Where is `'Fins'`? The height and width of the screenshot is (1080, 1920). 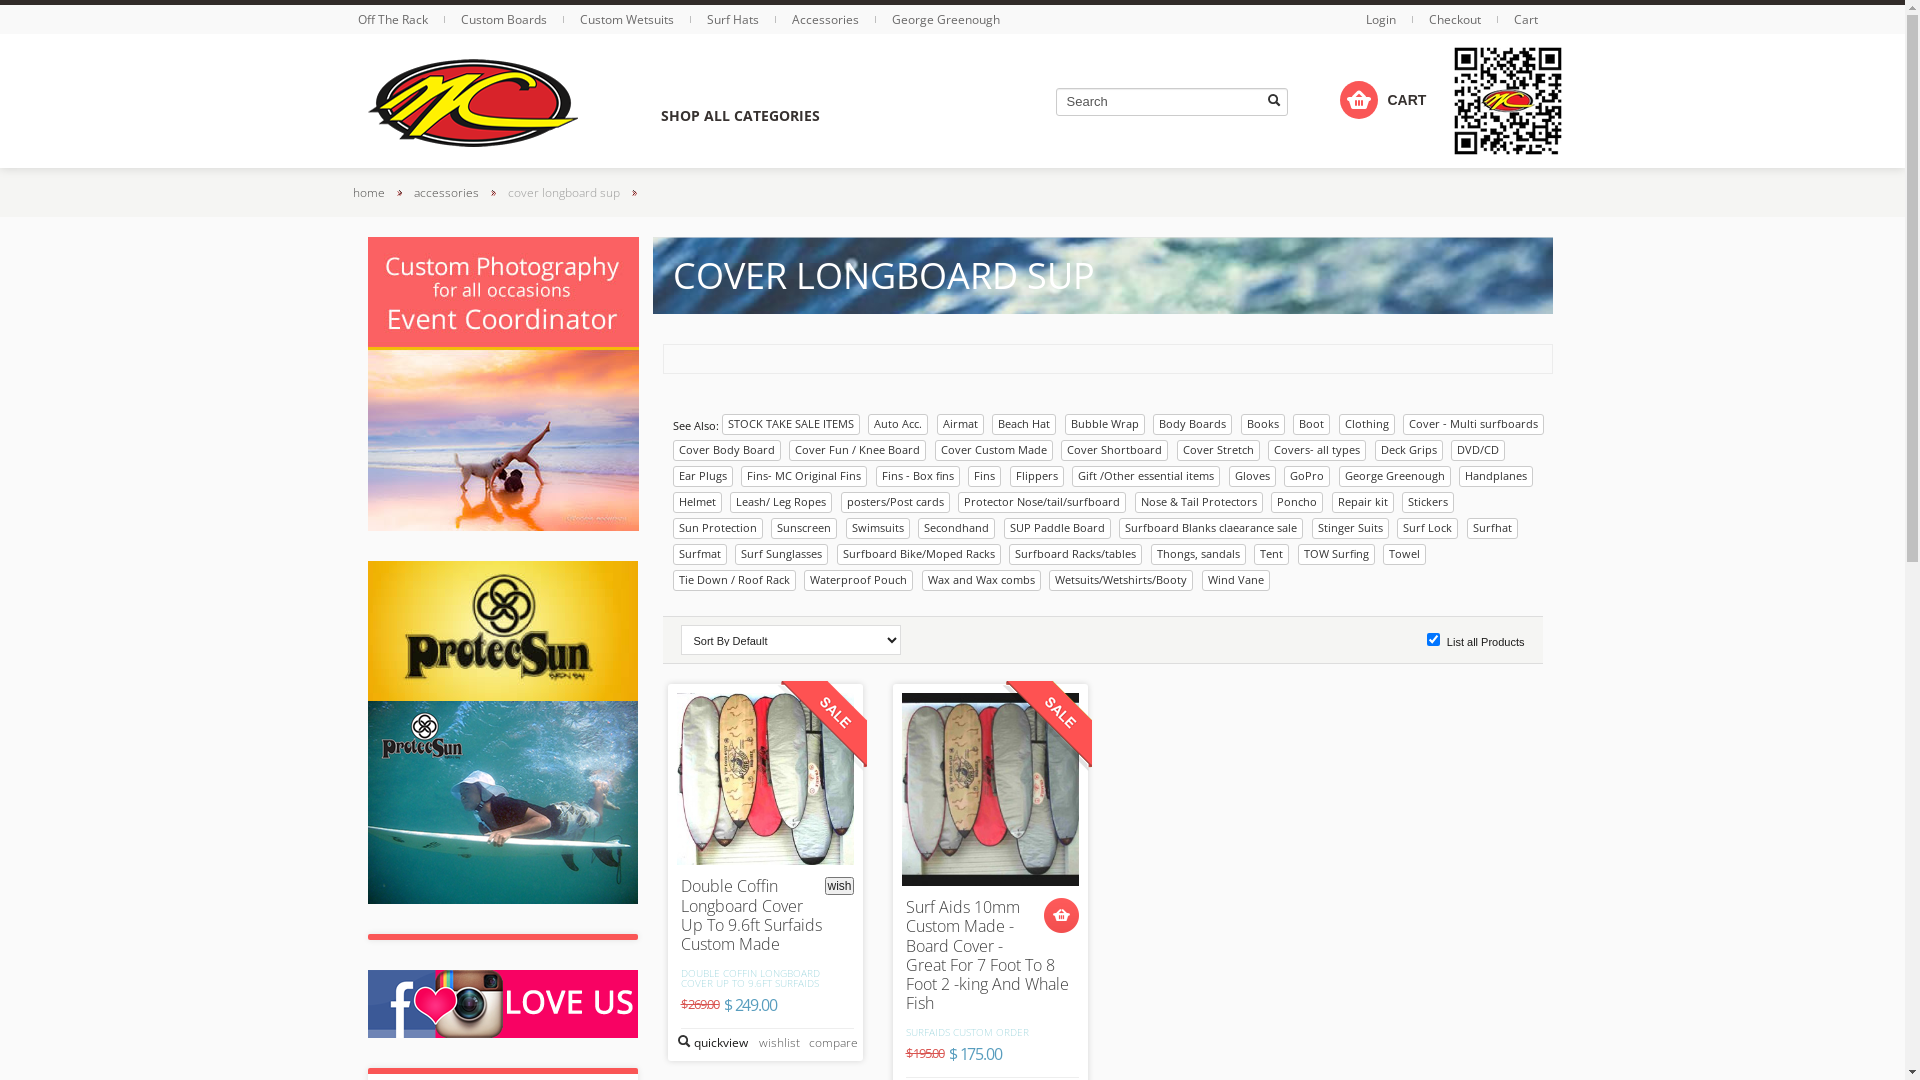 'Fins' is located at coordinates (984, 476).